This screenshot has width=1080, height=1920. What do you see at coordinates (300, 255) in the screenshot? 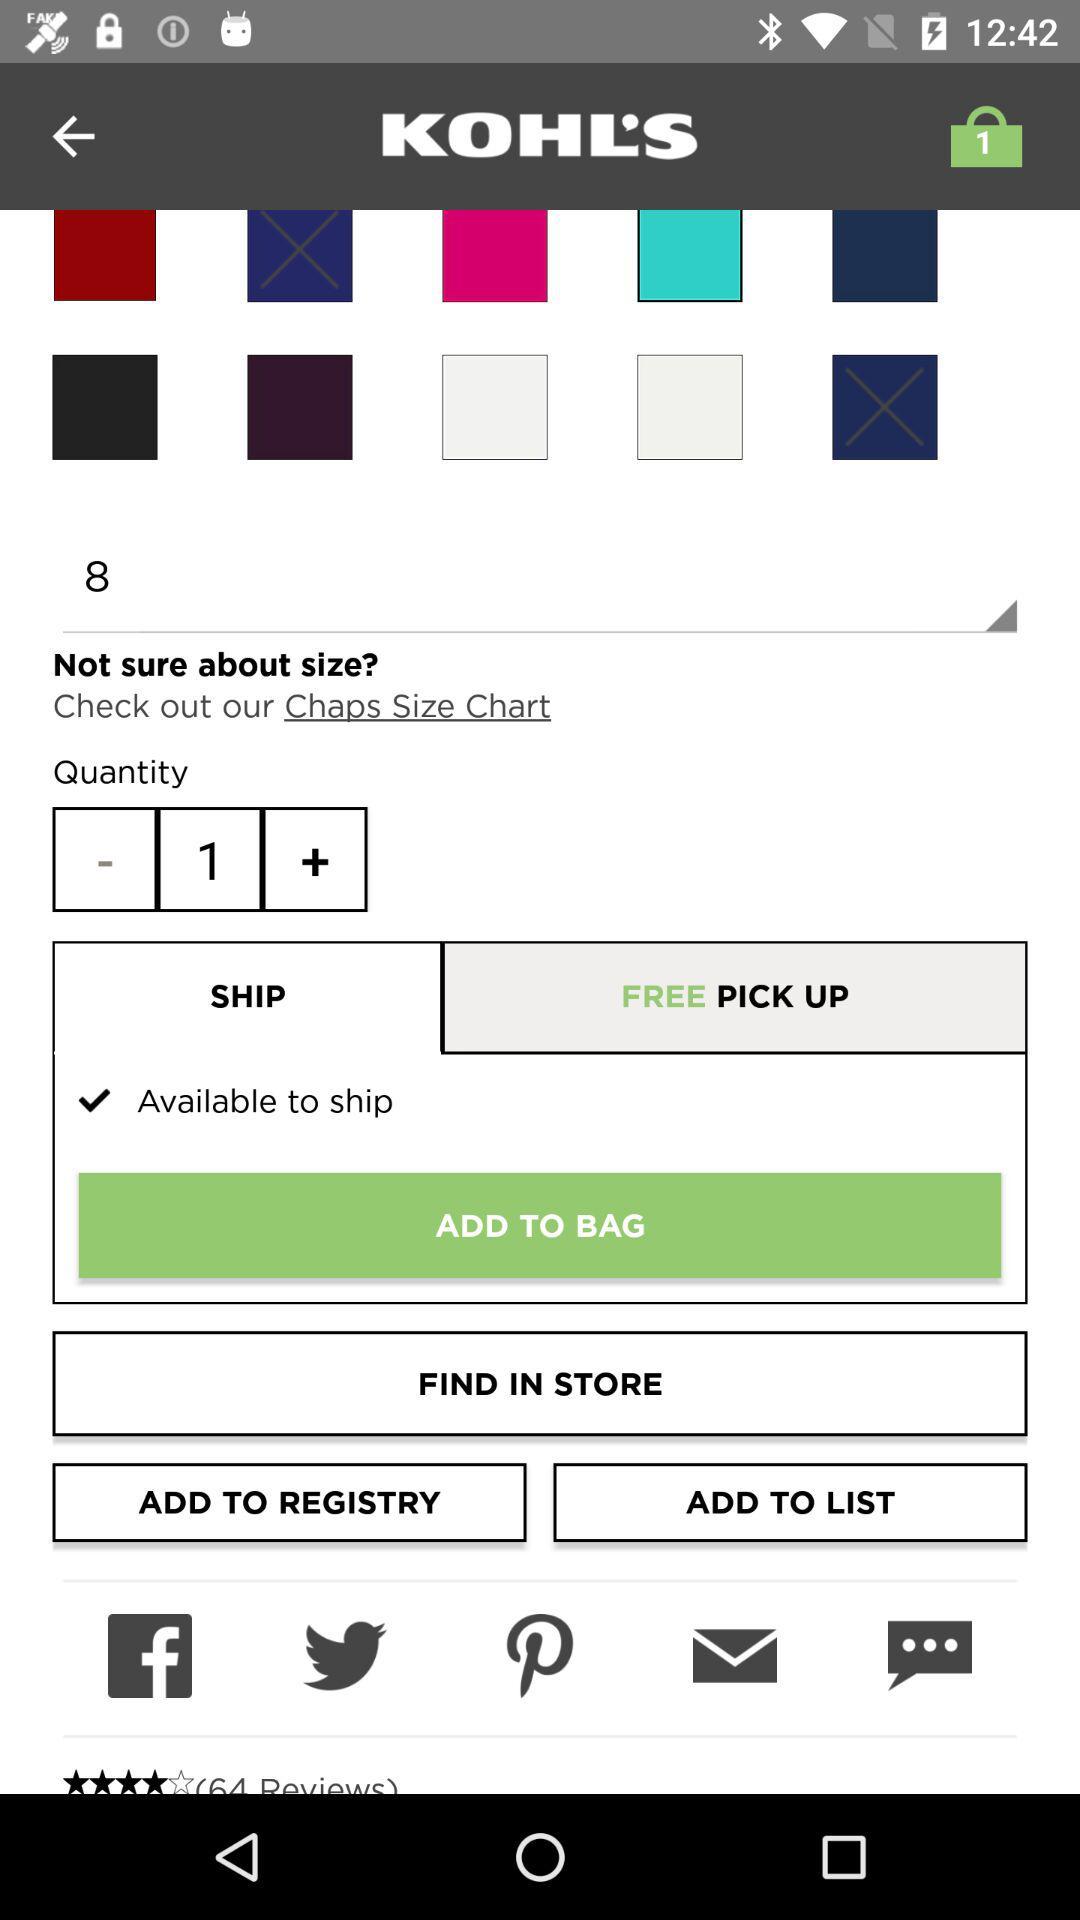
I see `the close icon` at bounding box center [300, 255].